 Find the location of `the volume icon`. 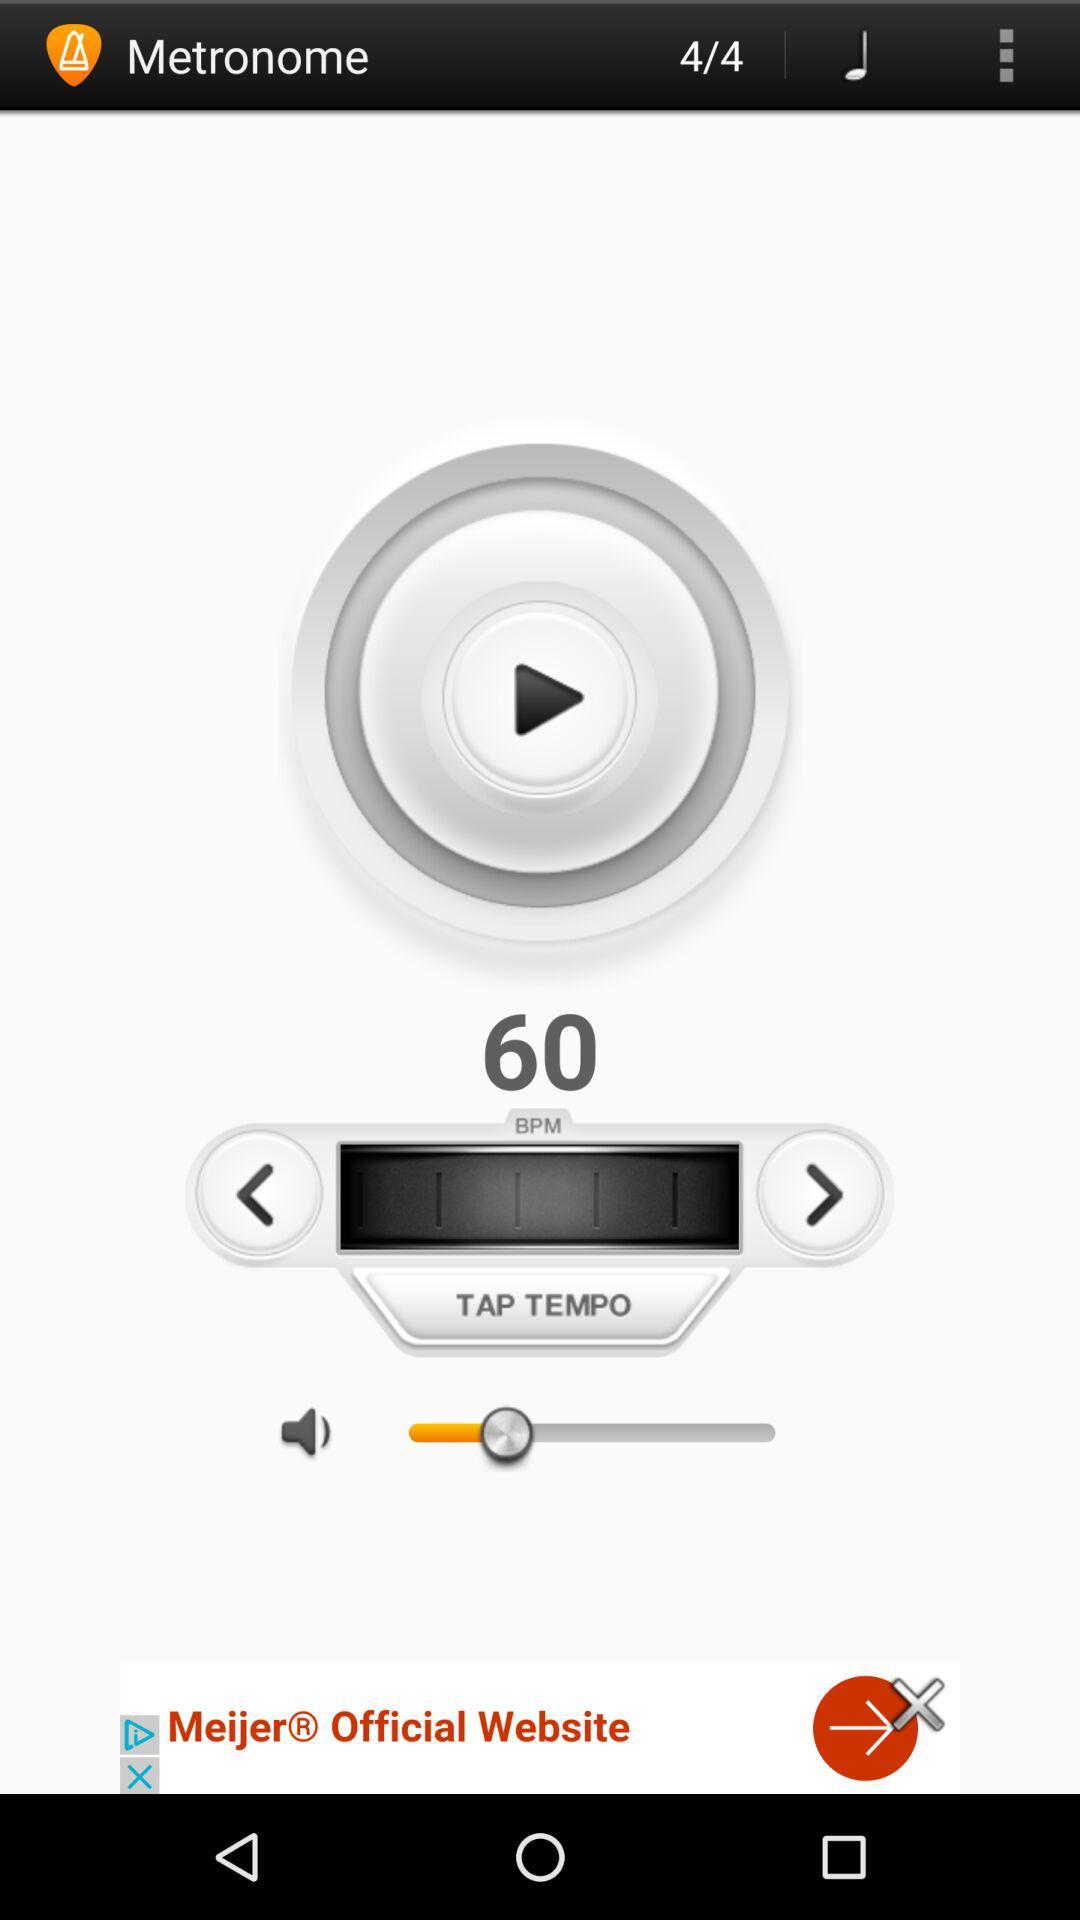

the volume icon is located at coordinates (315, 1532).